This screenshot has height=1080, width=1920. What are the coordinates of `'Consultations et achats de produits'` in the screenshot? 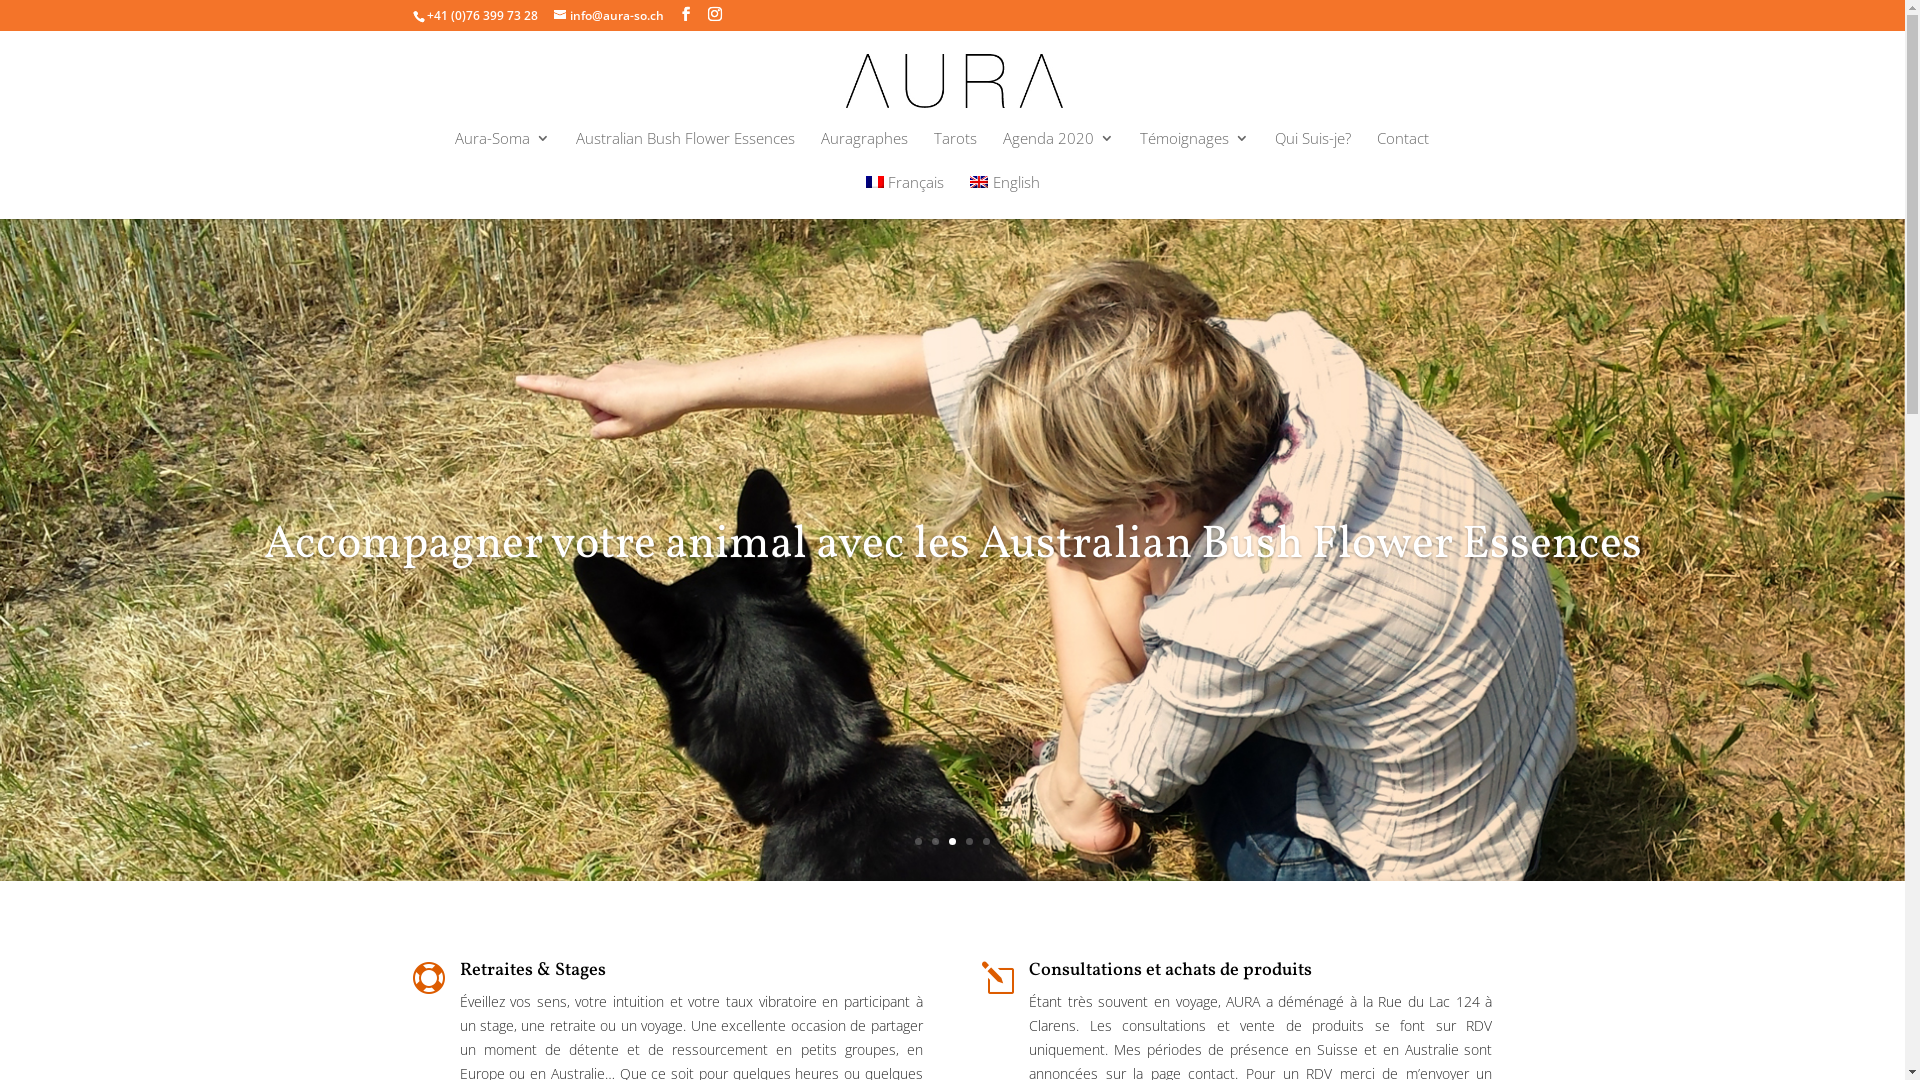 It's located at (1170, 969).